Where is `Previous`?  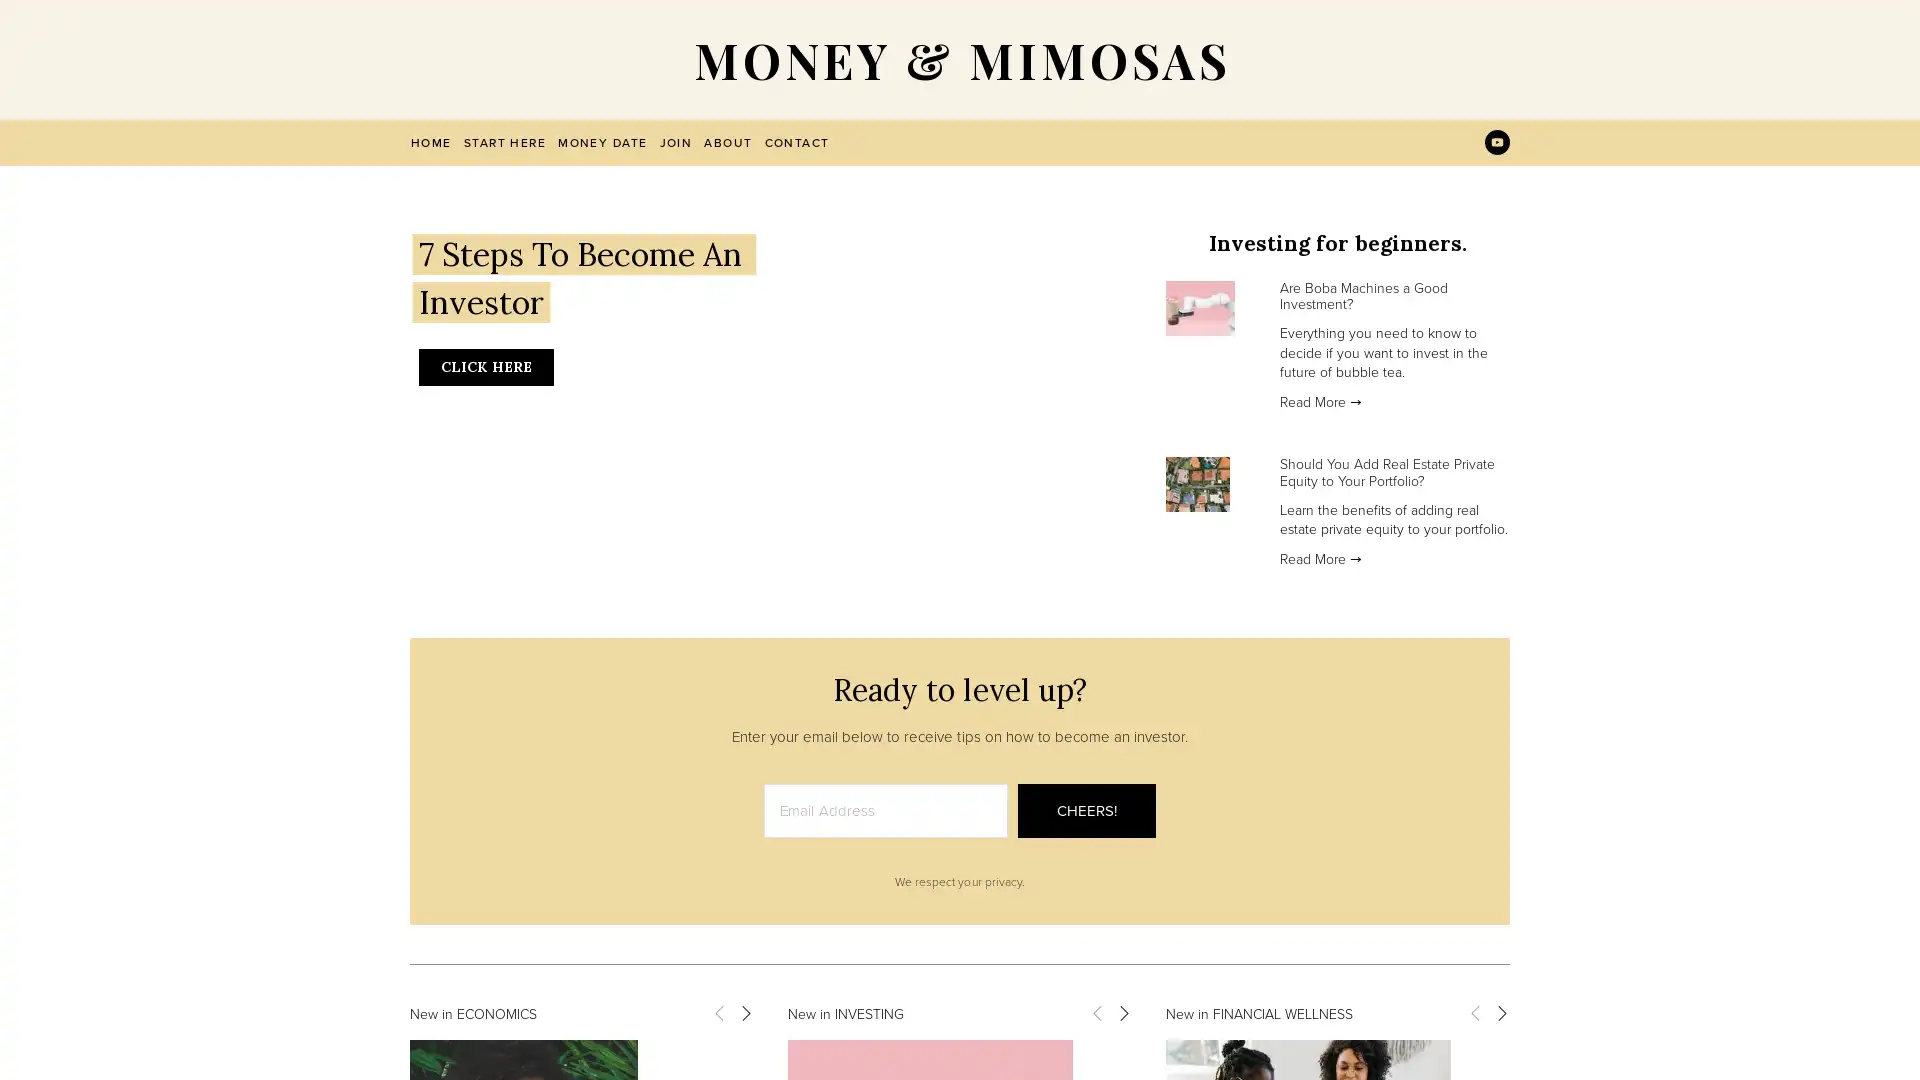
Previous is located at coordinates (1474, 1011).